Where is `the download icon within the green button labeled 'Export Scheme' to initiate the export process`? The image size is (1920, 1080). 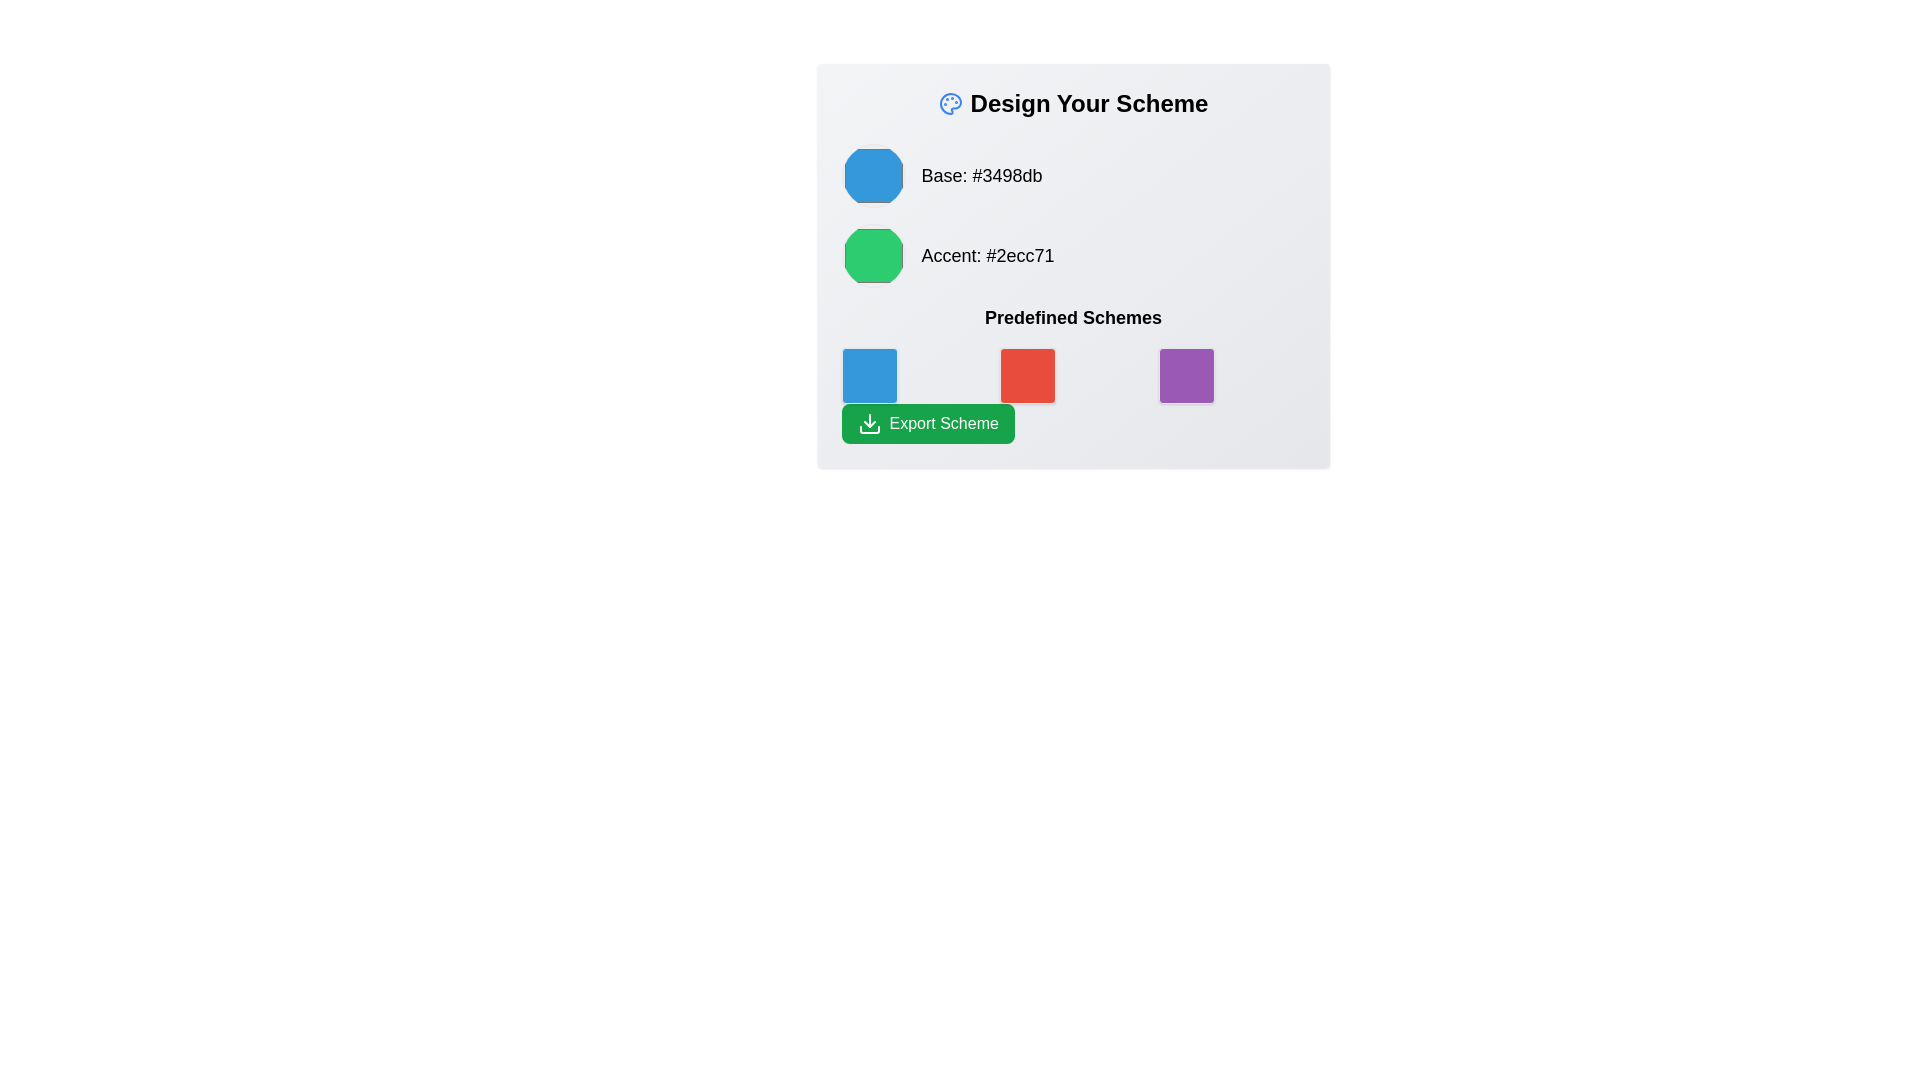 the download icon within the green button labeled 'Export Scheme' to initiate the export process is located at coordinates (869, 423).